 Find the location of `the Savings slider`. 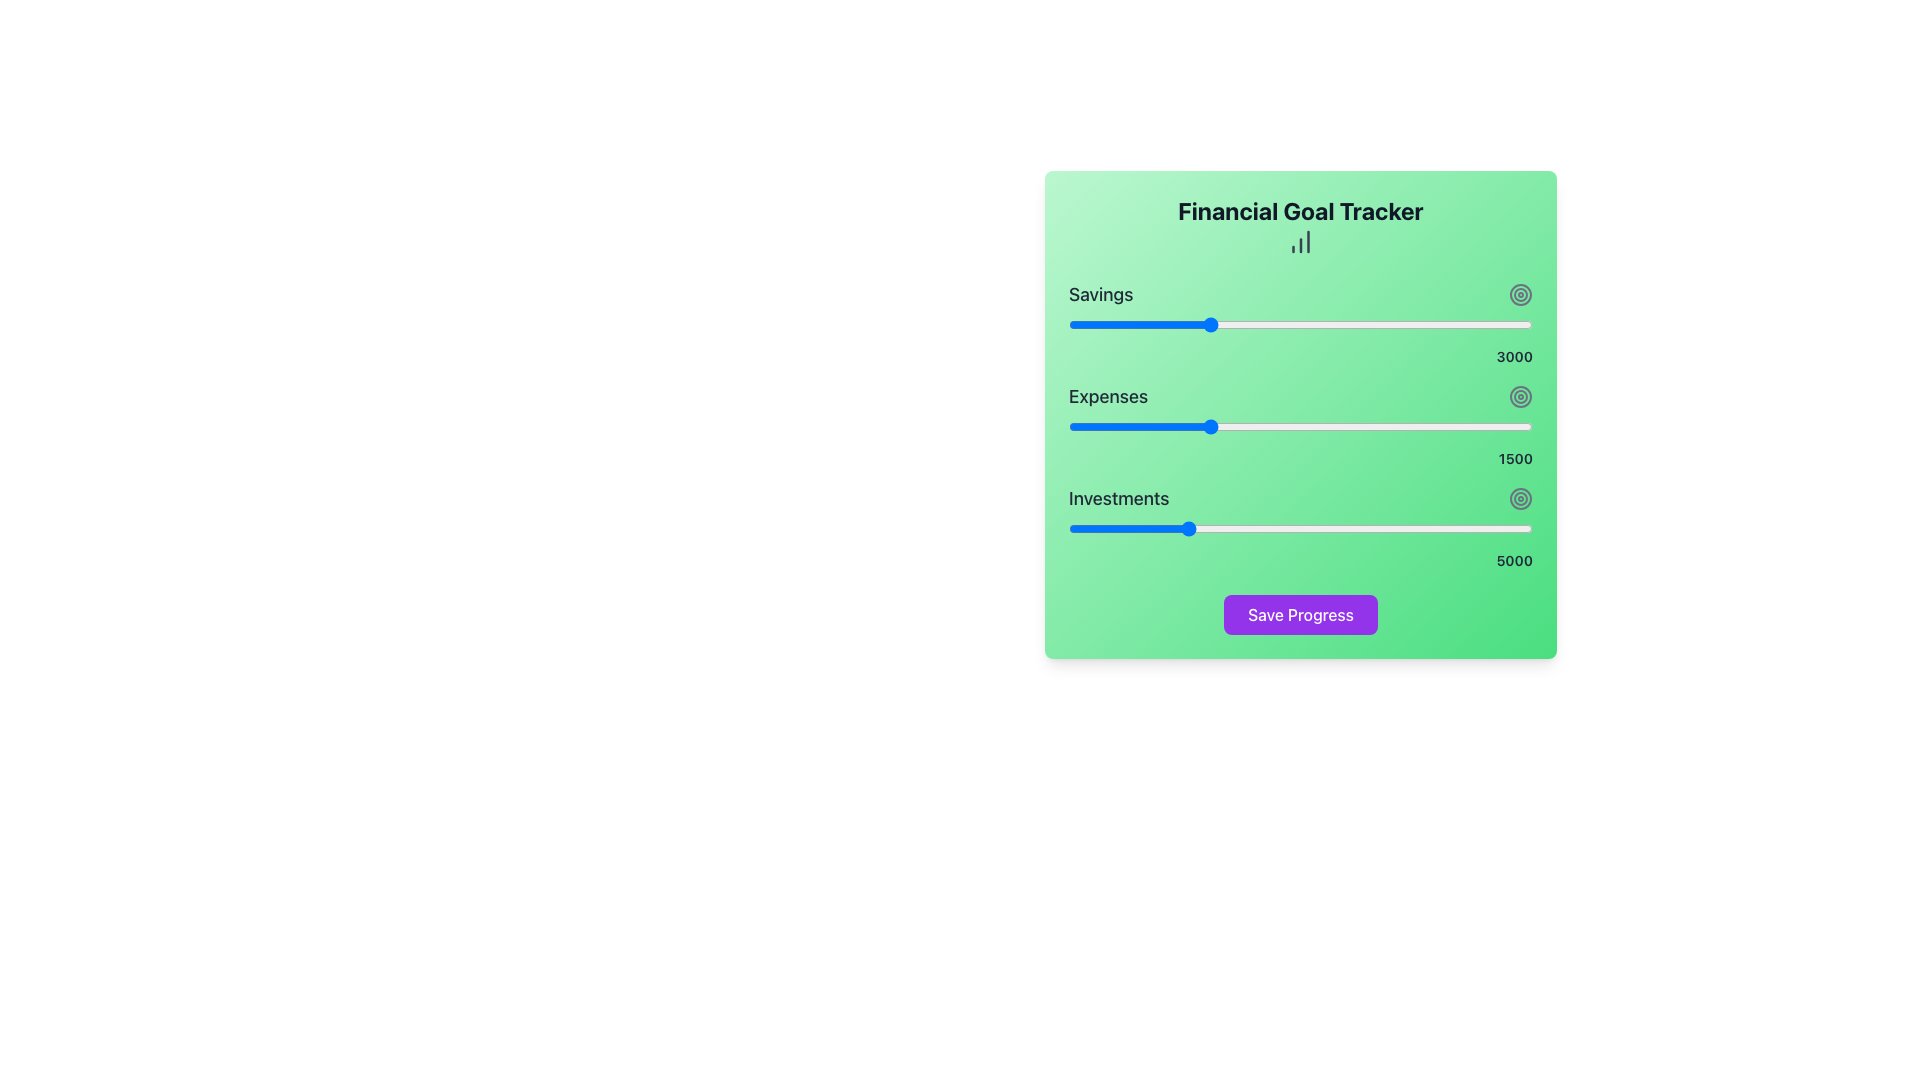

the Savings slider is located at coordinates (1353, 323).